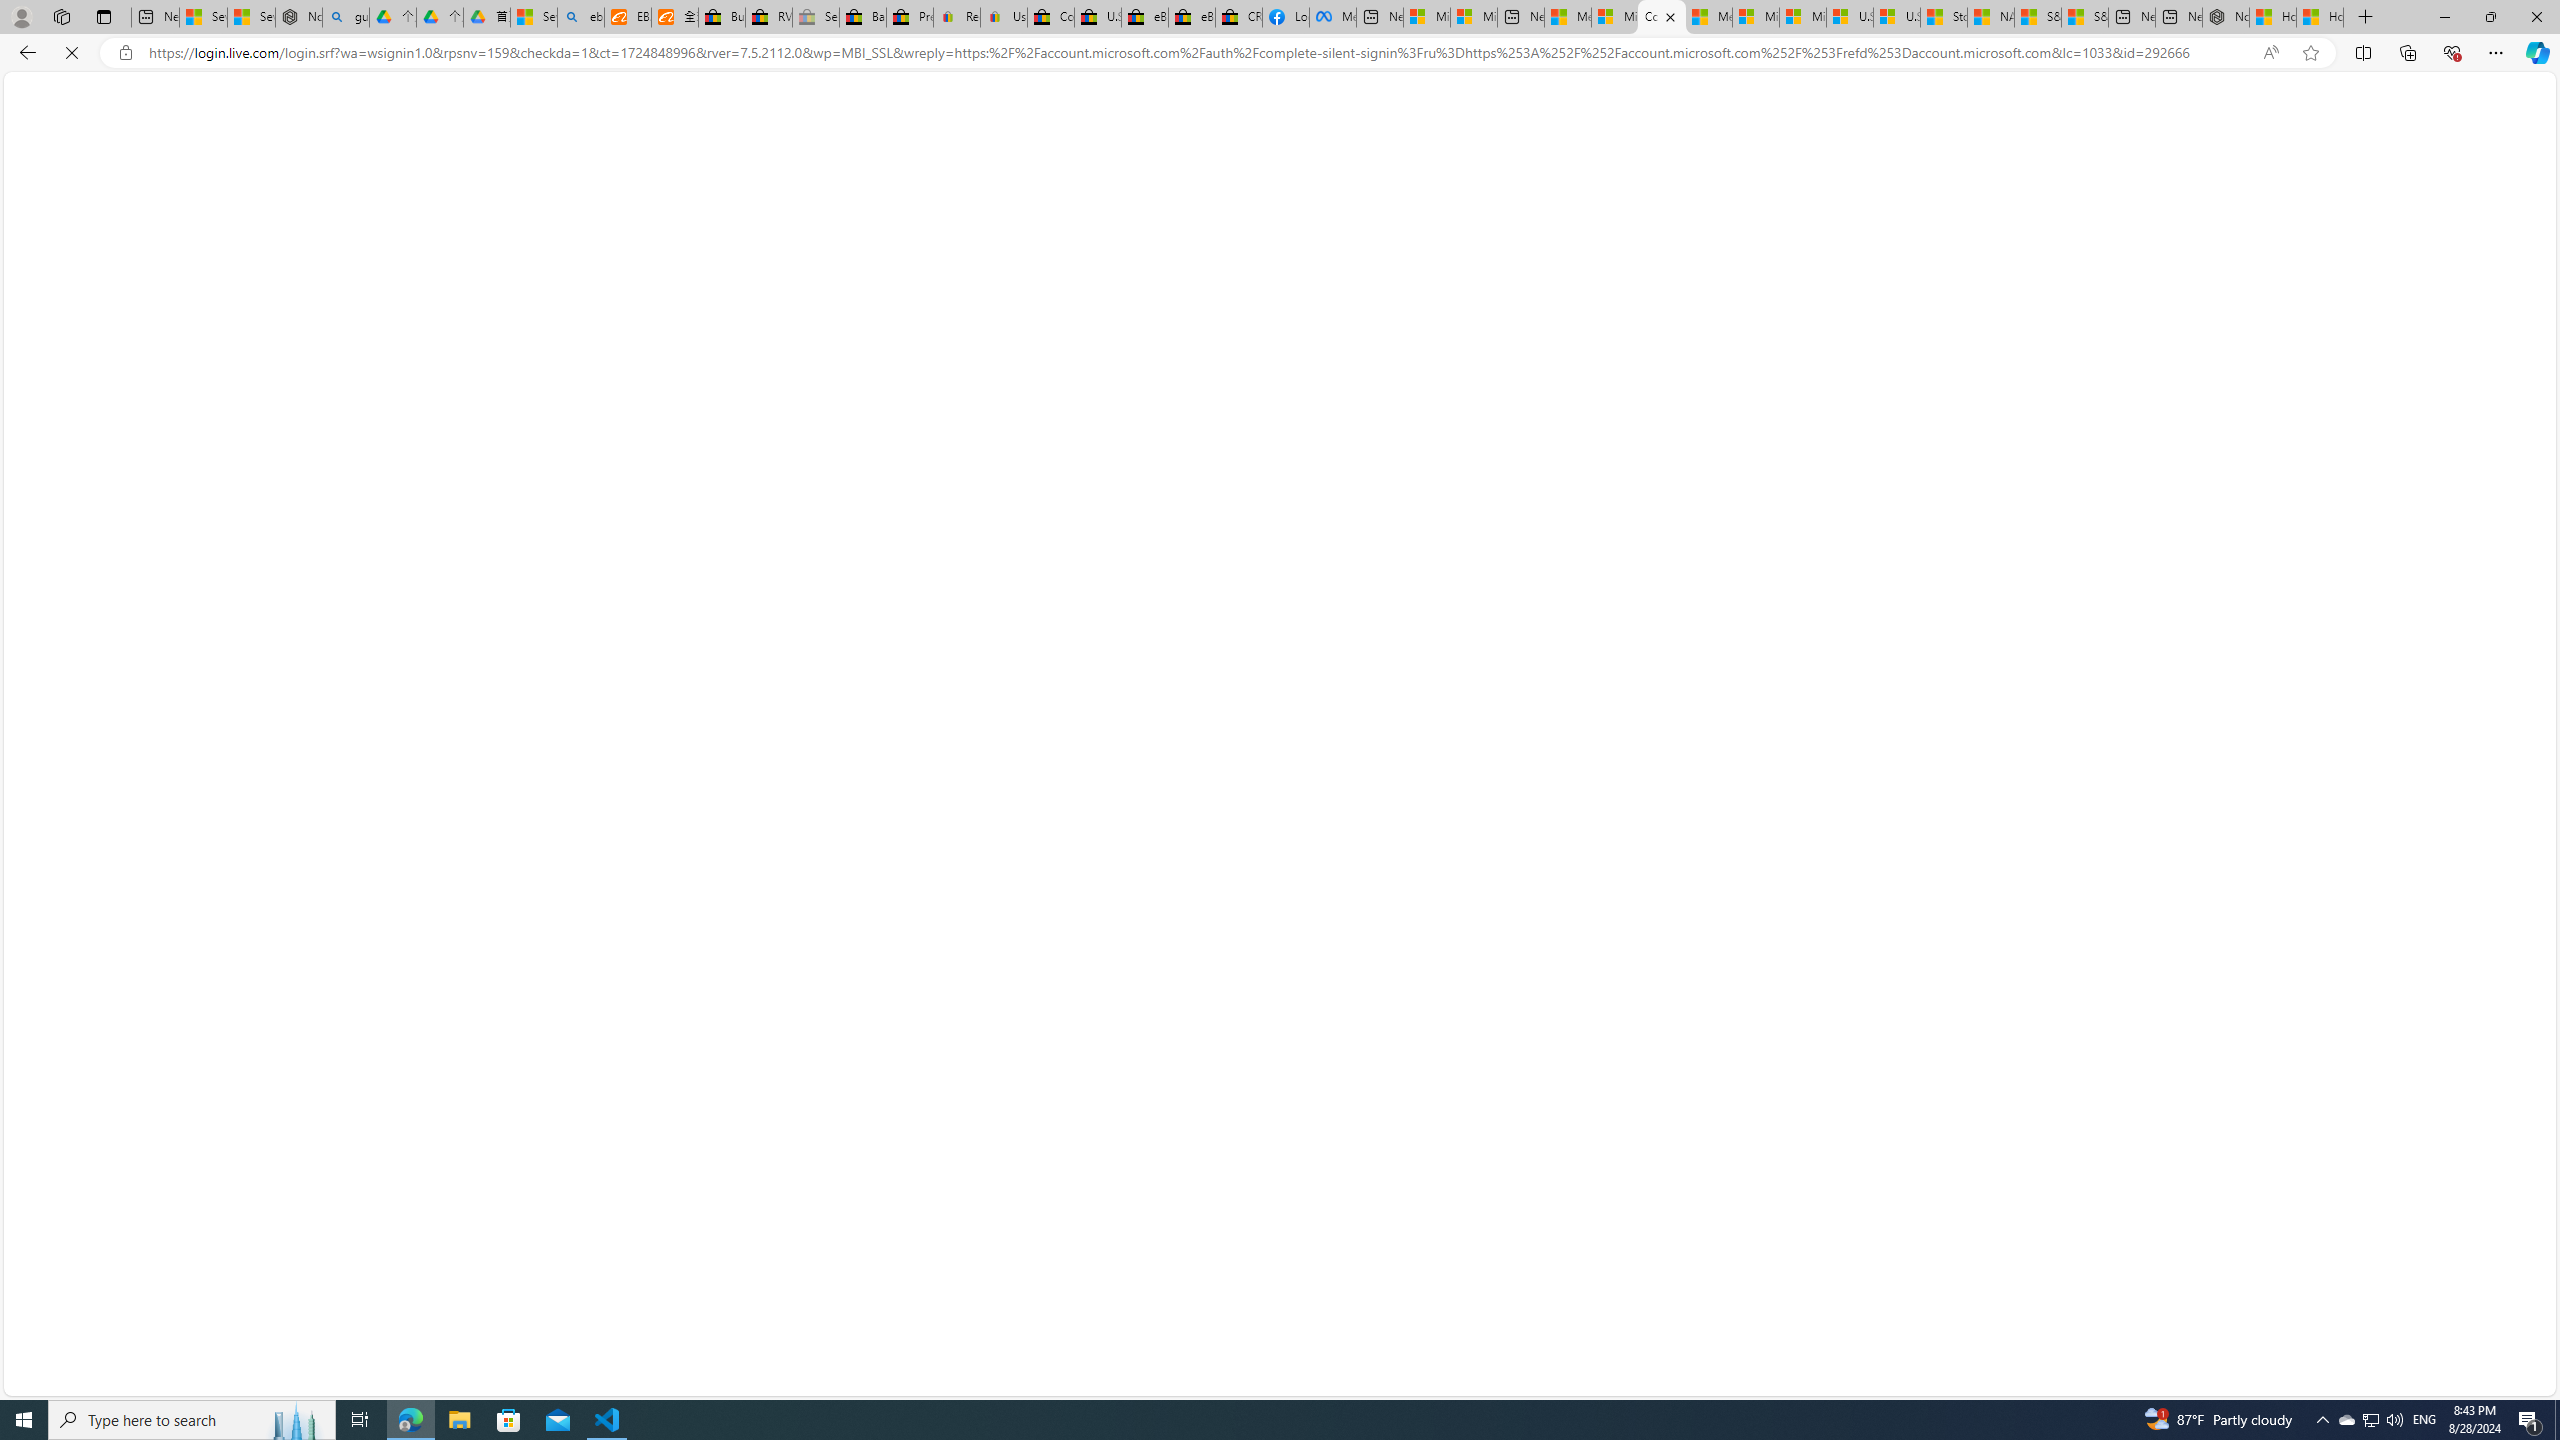  I want to click on 'Log into Facebook', so click(1285, 16).